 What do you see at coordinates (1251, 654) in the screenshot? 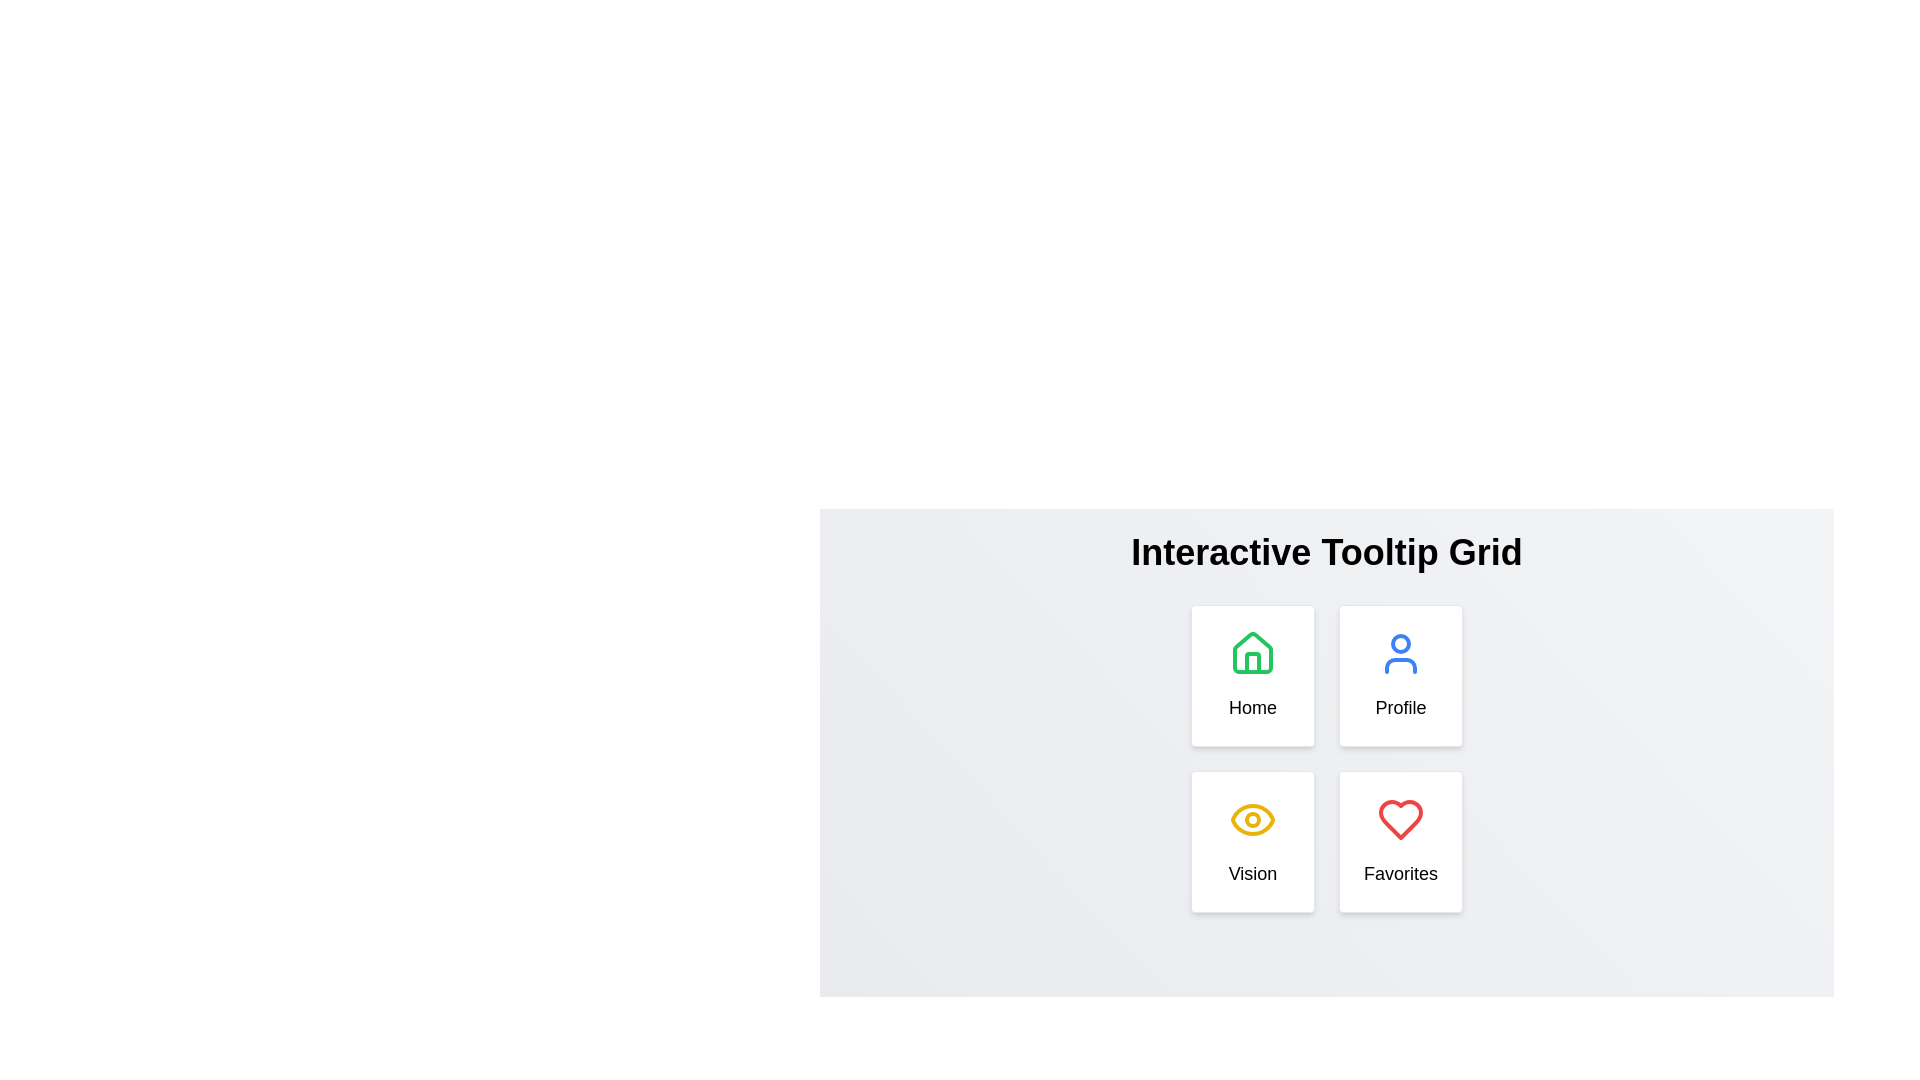
I see `the house-shaped icon with green lines located at the center-top of the 'Home' card in the 2x2 grid layout` at bounding box center [1251, 654].